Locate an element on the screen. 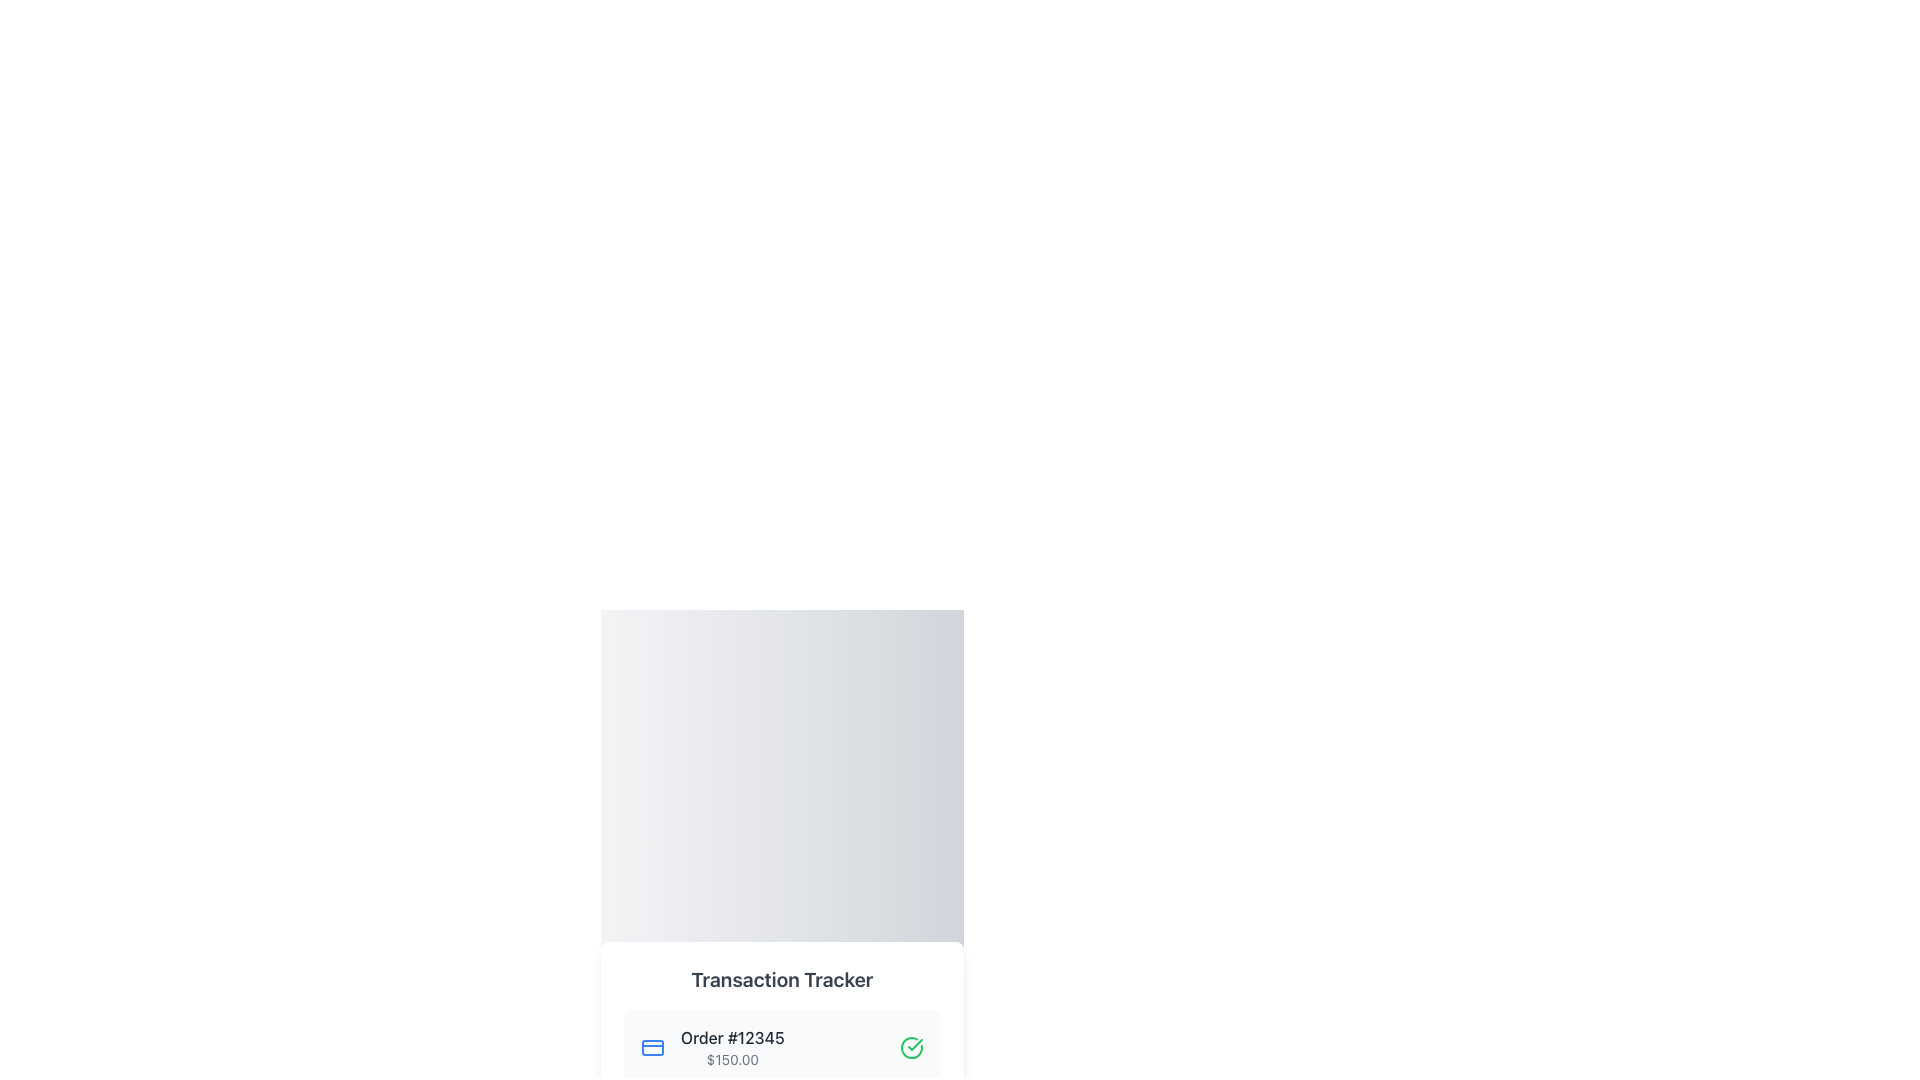  the static Text Display that shows the monetary value associated with 'Order #12345', located directly below the order text is located at coordinates (731, 1059).